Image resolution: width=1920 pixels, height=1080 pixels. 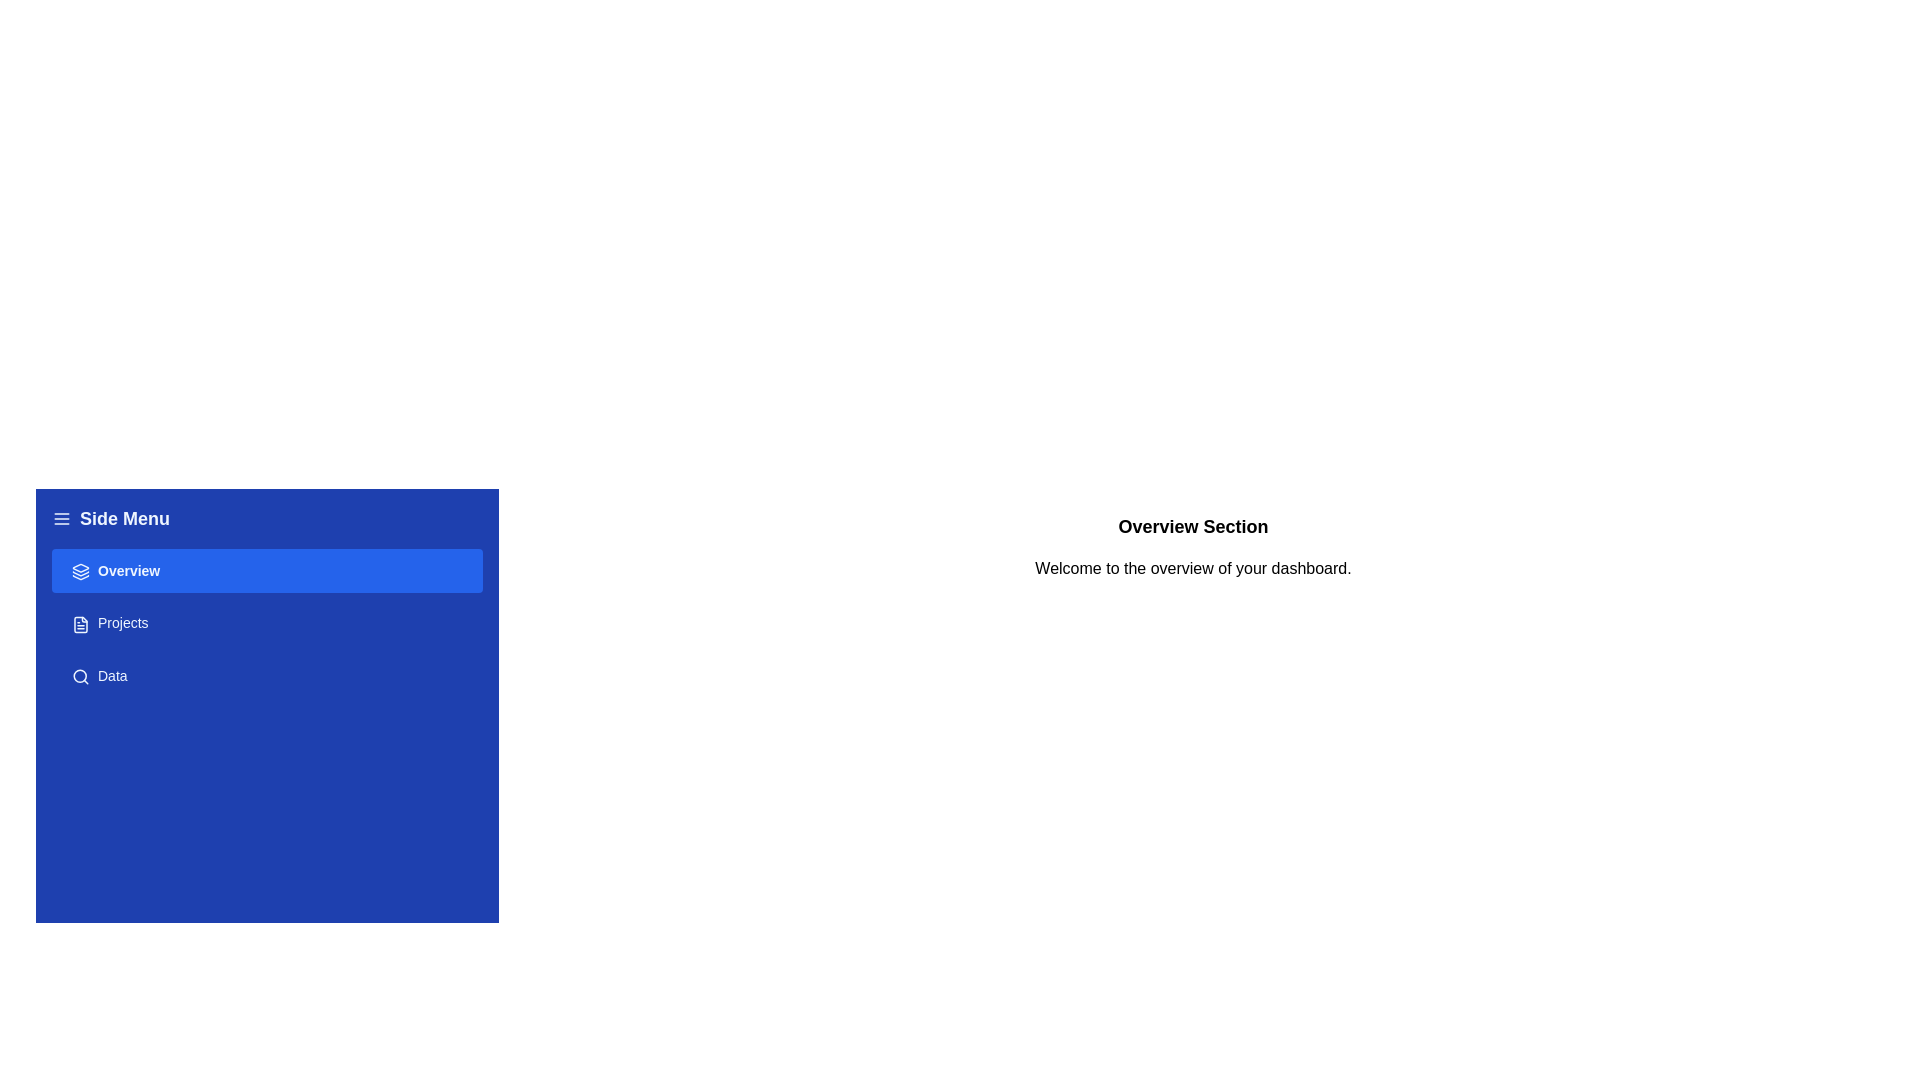 I want to click on the circular icon next to the 'Data' menu item in the side menu, so click(x=80, y=675).